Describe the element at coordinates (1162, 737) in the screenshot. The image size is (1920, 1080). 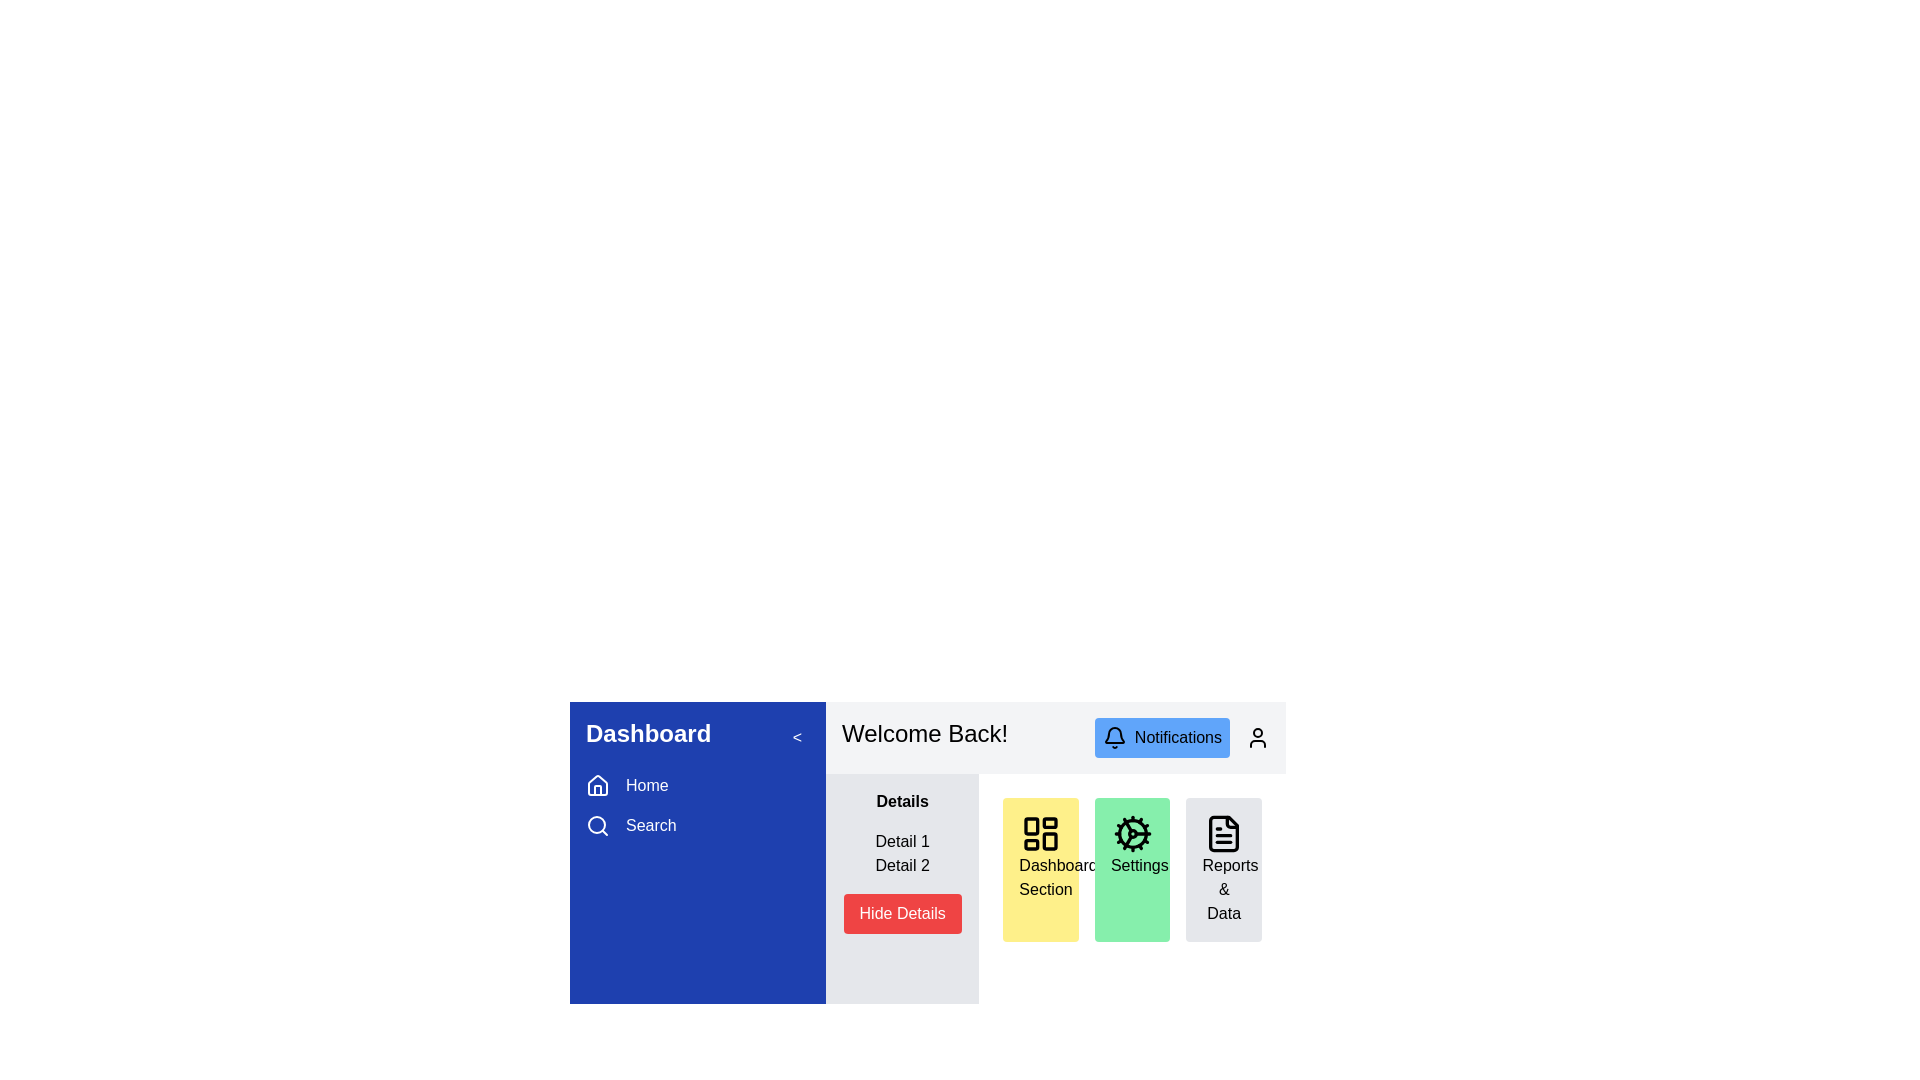
I see `the 'Notifications' button` at that location.